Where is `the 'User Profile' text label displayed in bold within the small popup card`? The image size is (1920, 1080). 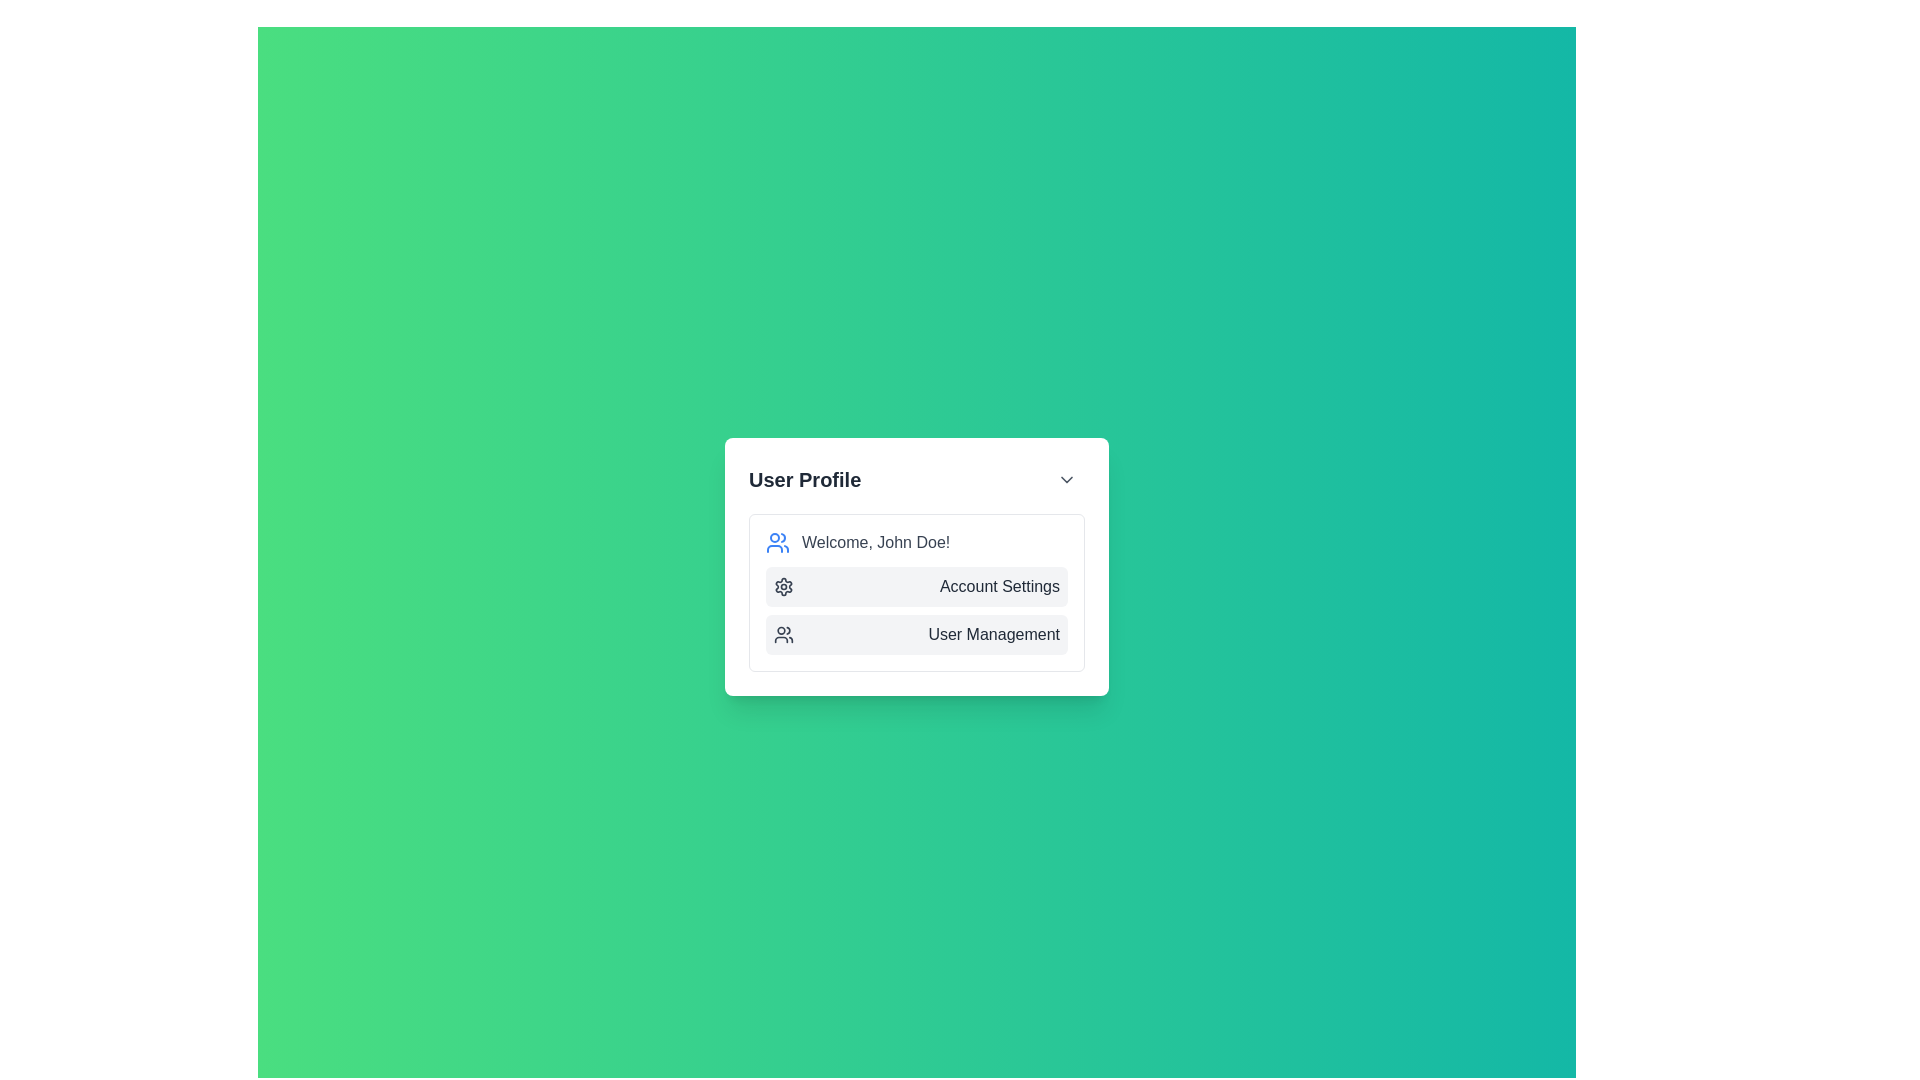 the 'User Profile' text label displayed in bold within the small popup card is located at coordinates (805, 479).